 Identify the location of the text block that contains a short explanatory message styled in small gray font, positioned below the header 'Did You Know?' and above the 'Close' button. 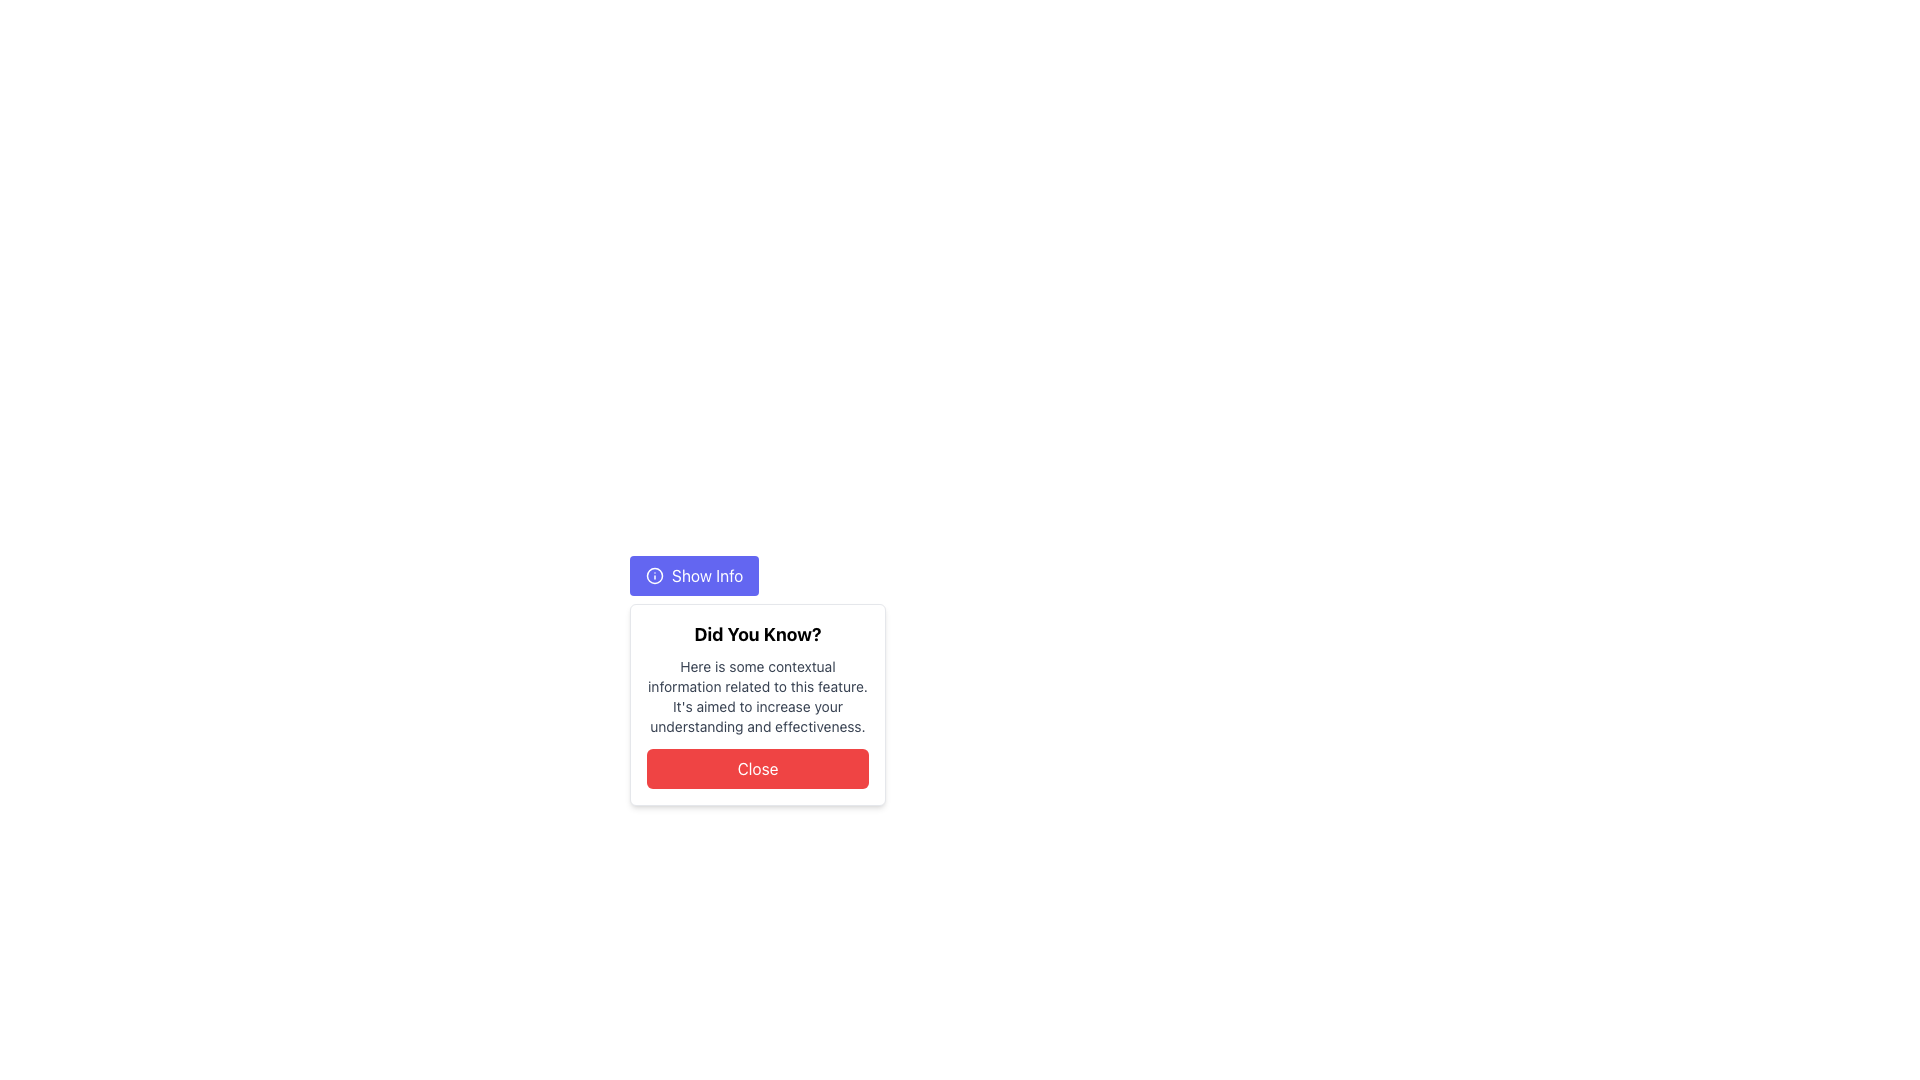
(757, 696).